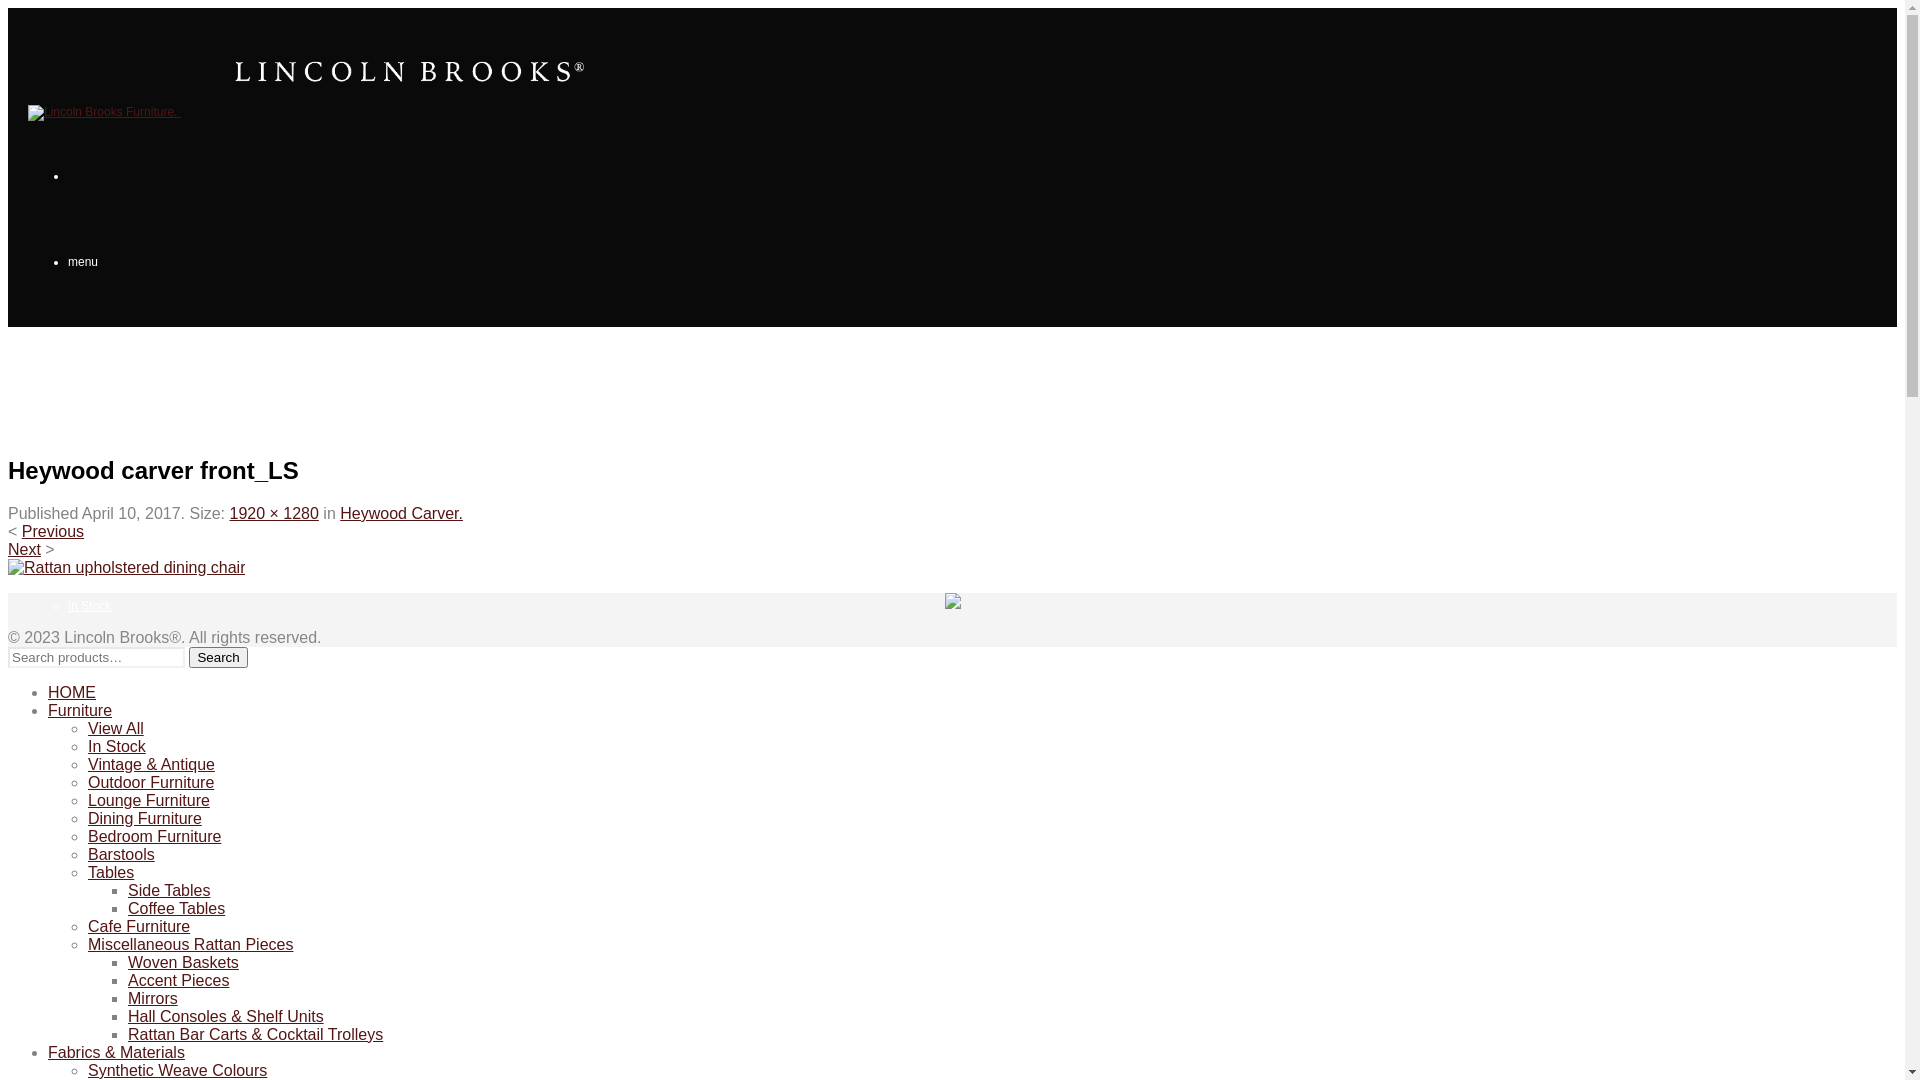  Describe the element at coordinates (46, 346) in the screenshot. I see `'HOME'` at that location.